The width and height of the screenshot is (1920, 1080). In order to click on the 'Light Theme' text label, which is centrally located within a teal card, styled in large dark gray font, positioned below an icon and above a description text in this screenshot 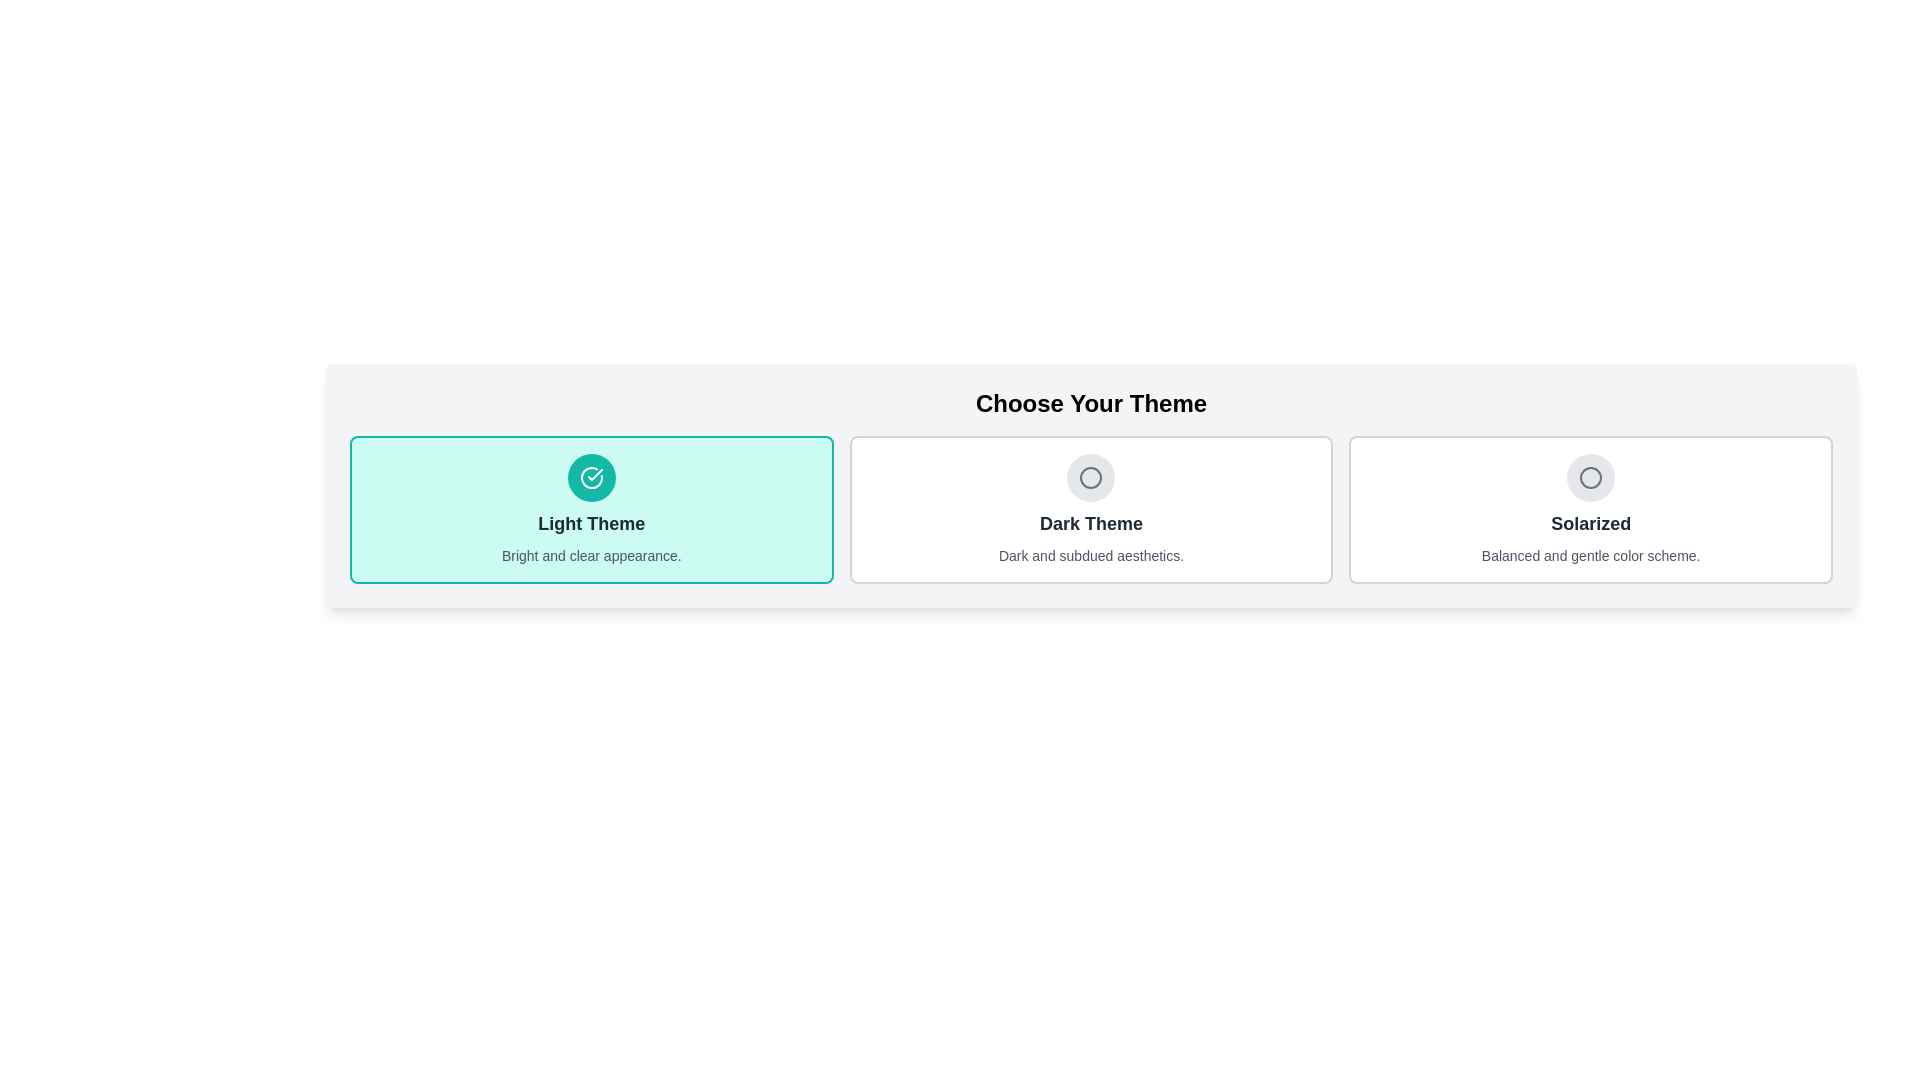, I will do `click(590, 523)`.